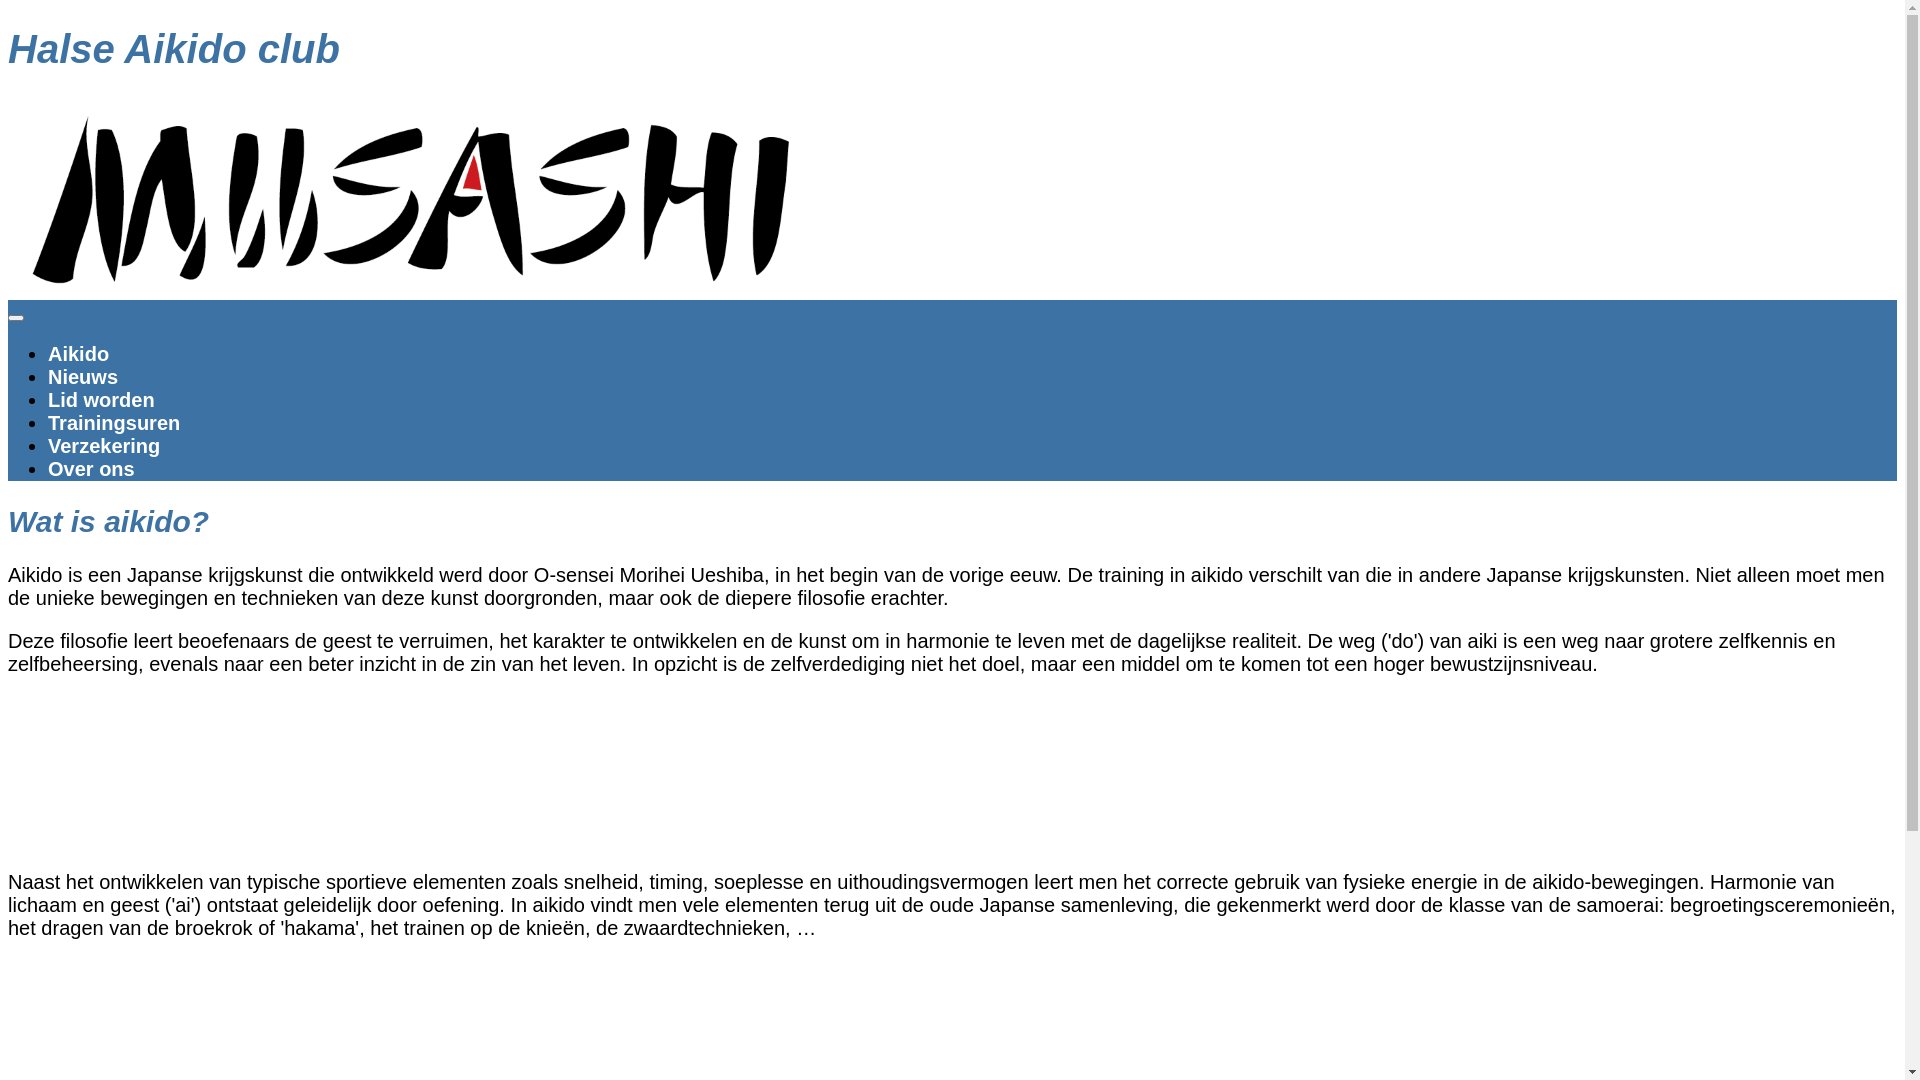 Image resolution: width=1920 pixels, height=1080 pixels. I want to click on 'Aikido', so click(78, 353).